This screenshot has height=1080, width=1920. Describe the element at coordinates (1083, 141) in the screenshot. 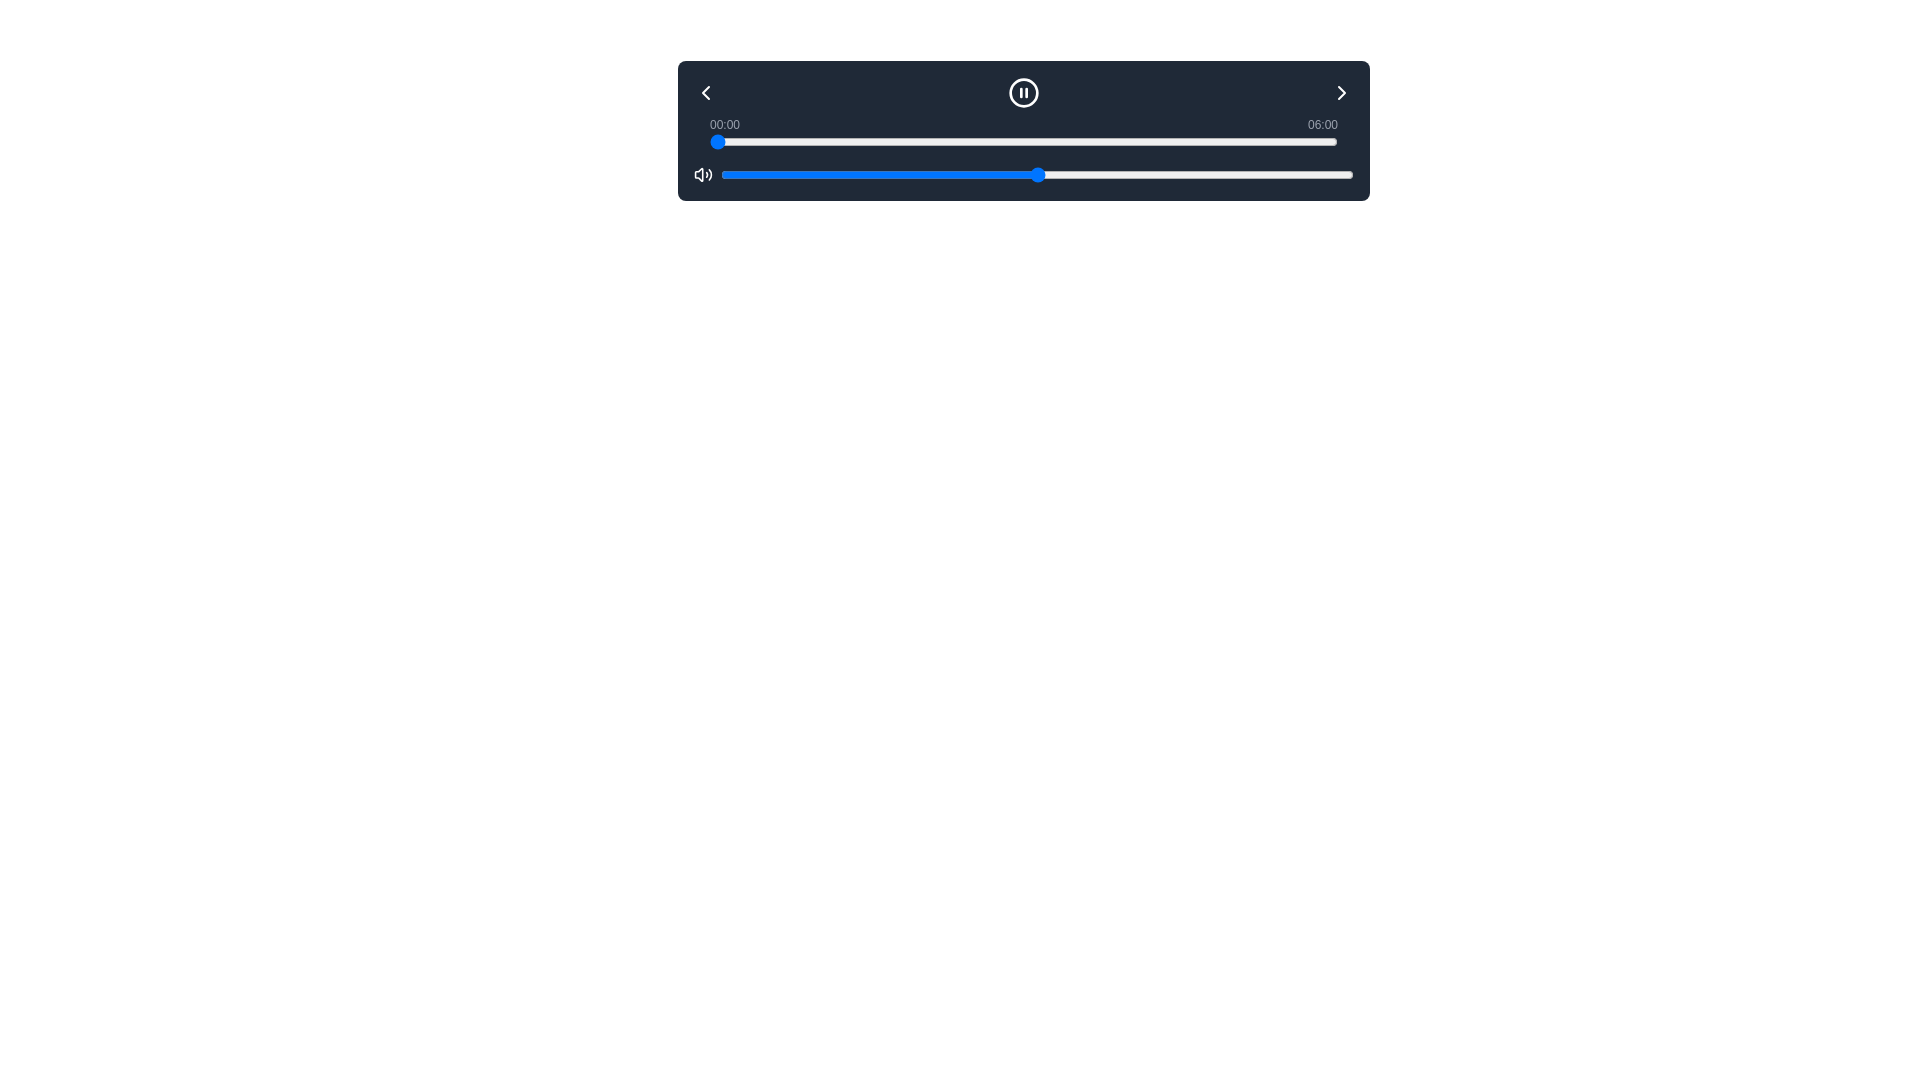

I see `the slider` at that location.